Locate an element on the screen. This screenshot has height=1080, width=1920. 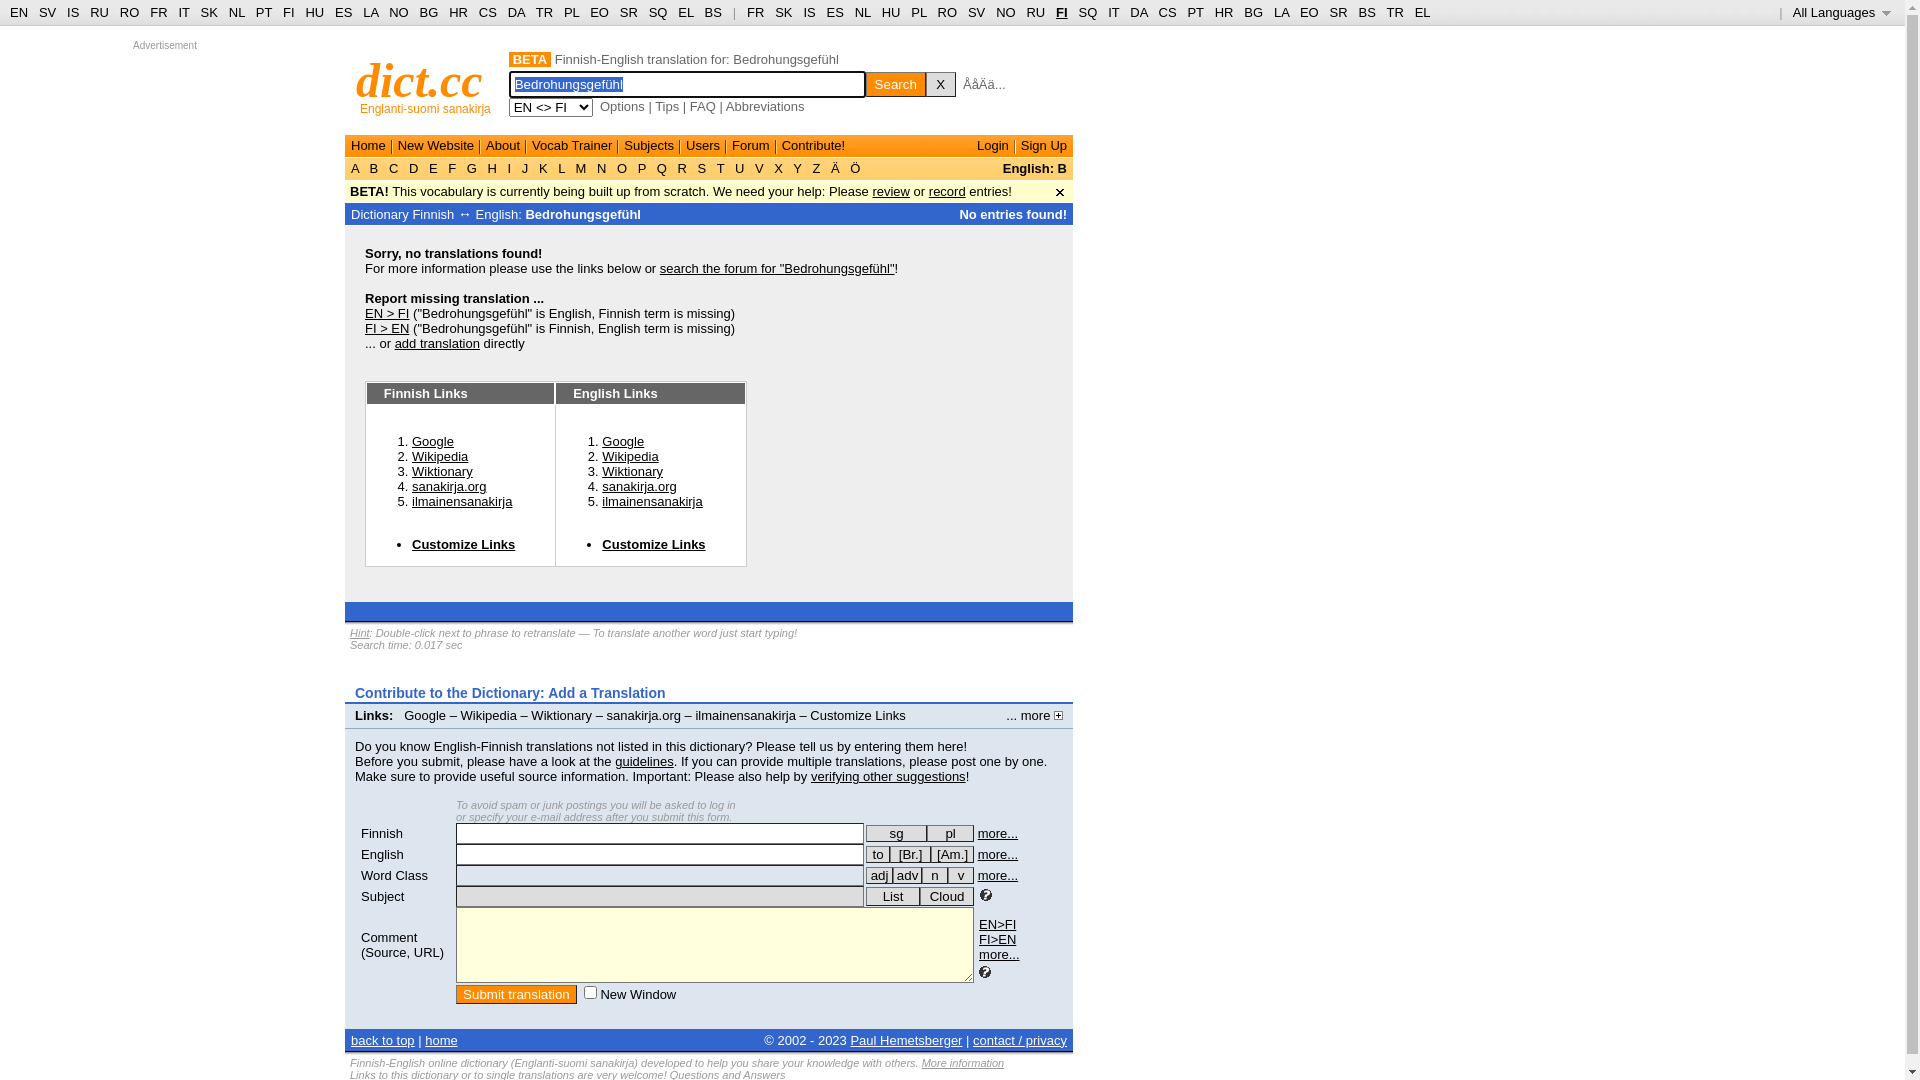
'FI > EN' is located at coordinates (387, 327).